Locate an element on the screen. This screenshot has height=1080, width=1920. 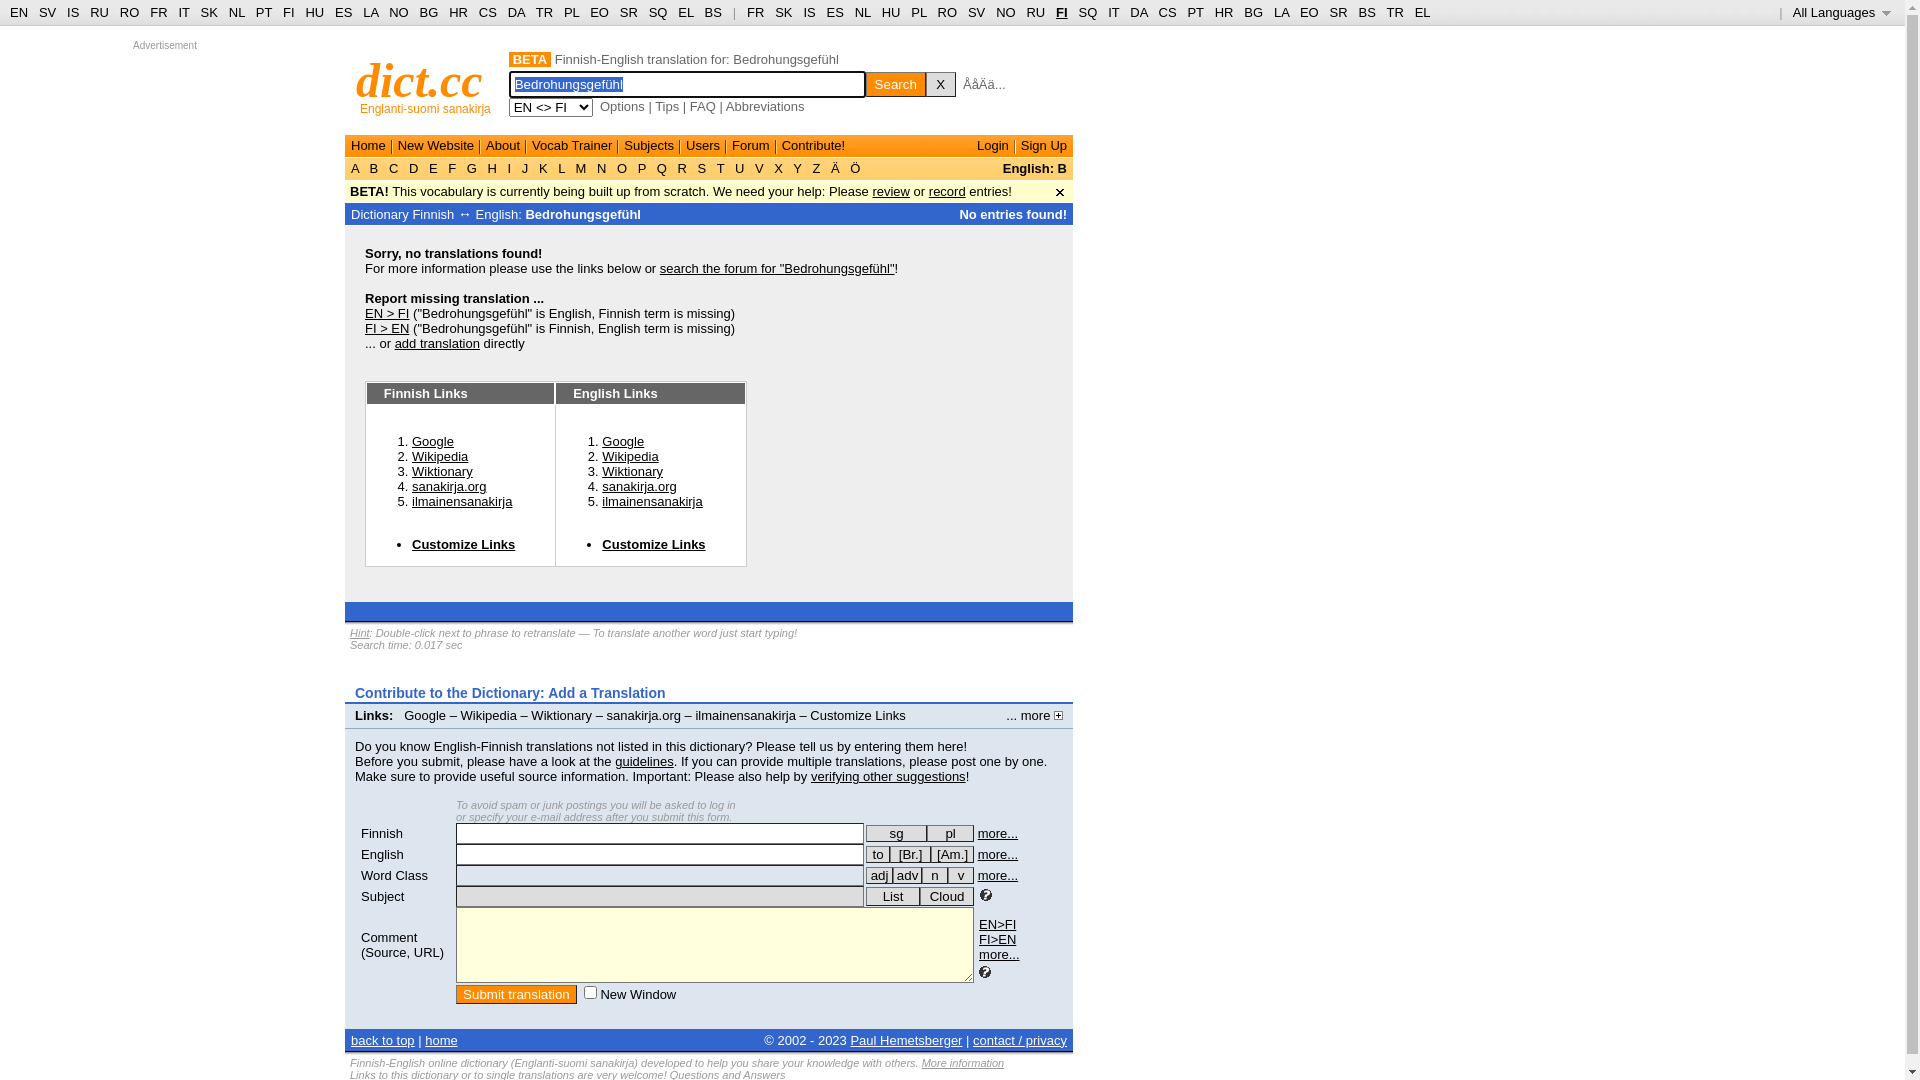
'FI > EN' is located at coordinates (387, 327).